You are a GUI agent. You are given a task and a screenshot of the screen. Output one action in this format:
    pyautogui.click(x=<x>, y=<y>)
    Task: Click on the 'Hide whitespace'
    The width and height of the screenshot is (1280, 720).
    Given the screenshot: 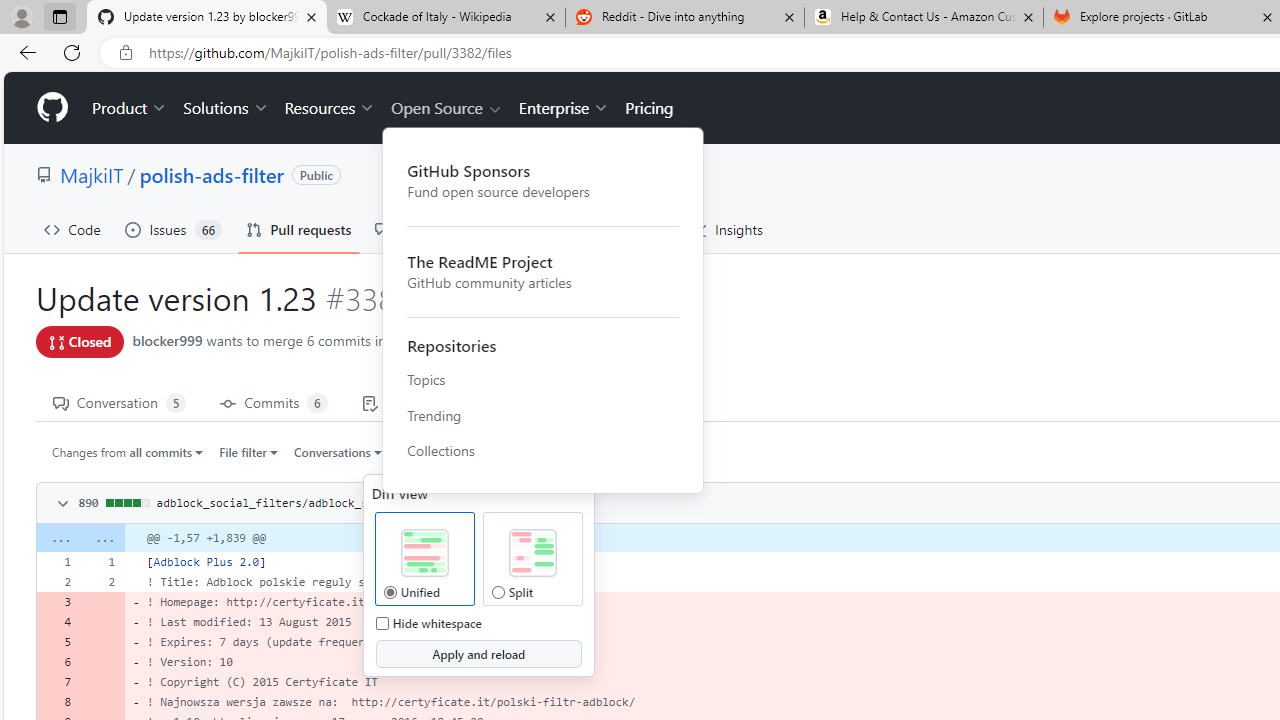 What is the action you would take?
    pyautogui.click(x=382, y=622)
    